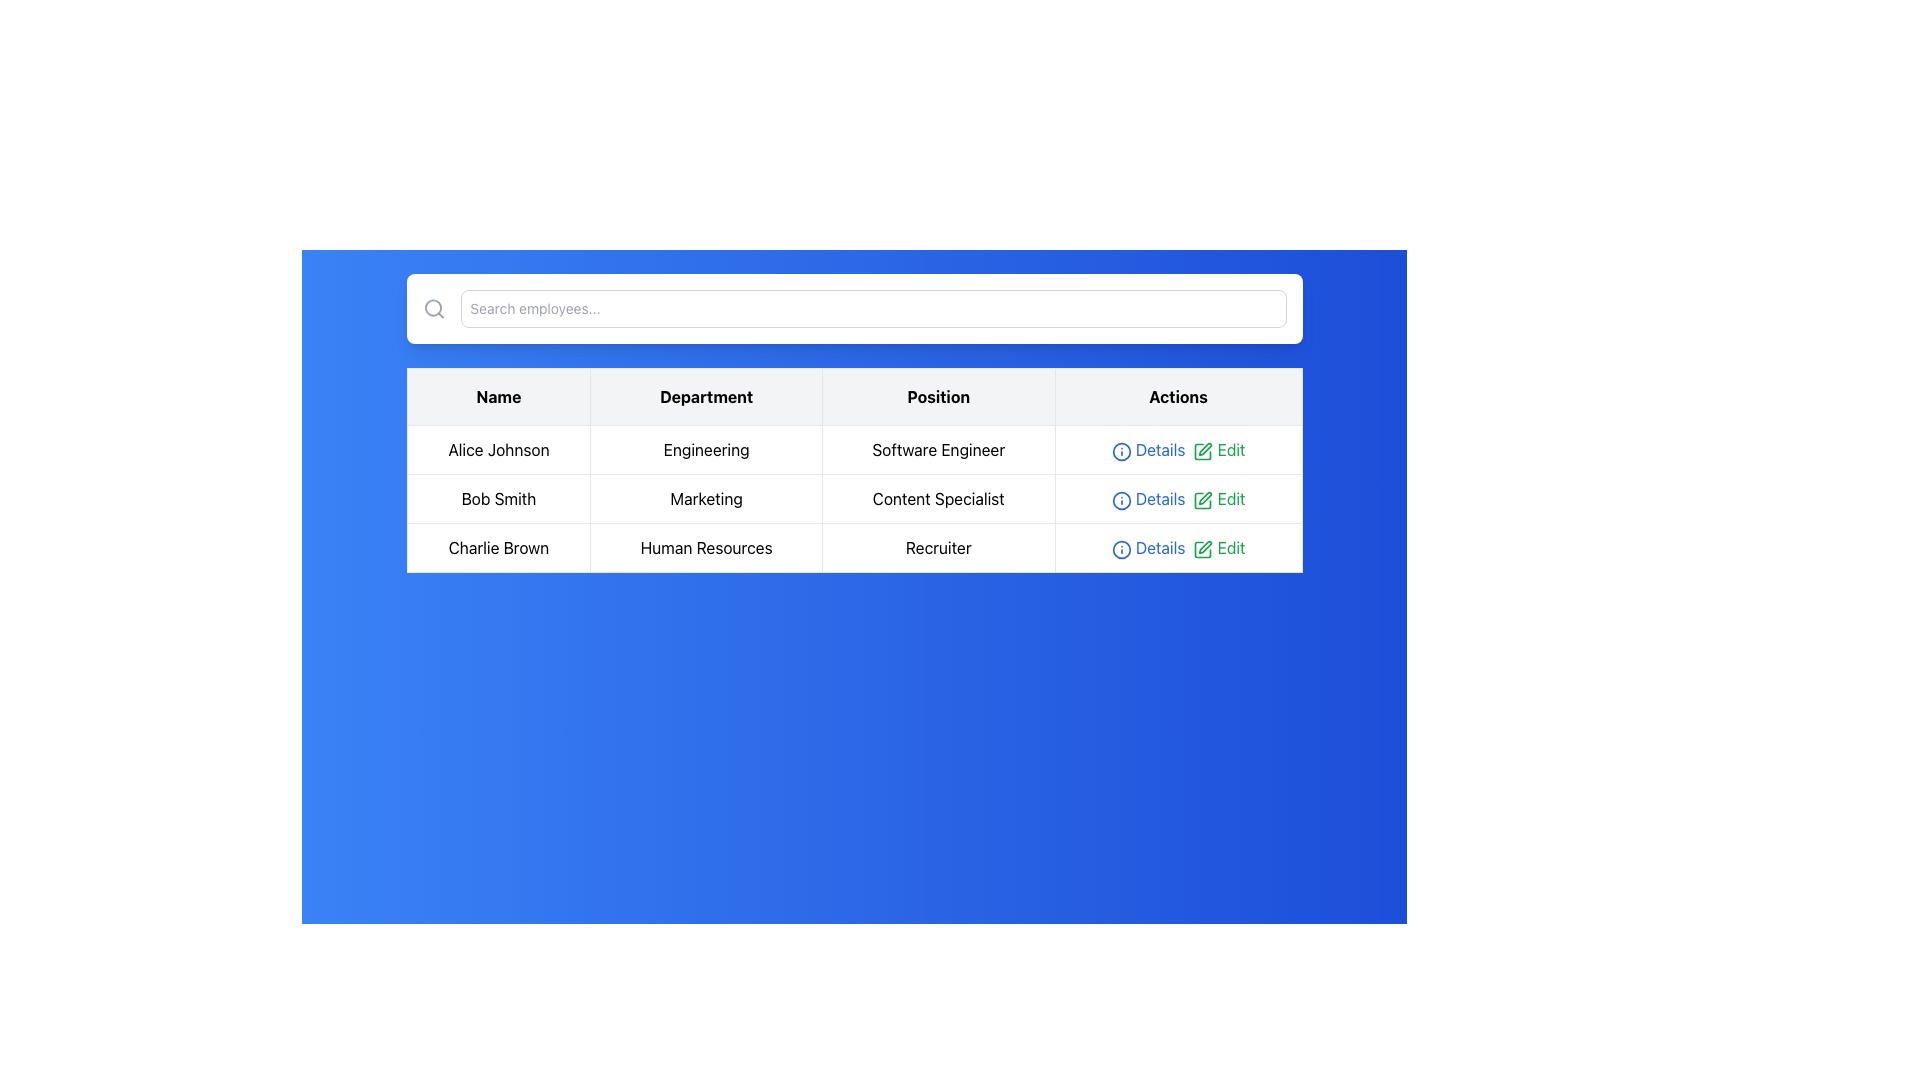 This screenshot has width=1920, height=1080. I want to click on the table cell representing the department name of 'Charlie Brown' located in the second column under the 'Department' heading, so click(706, 547).